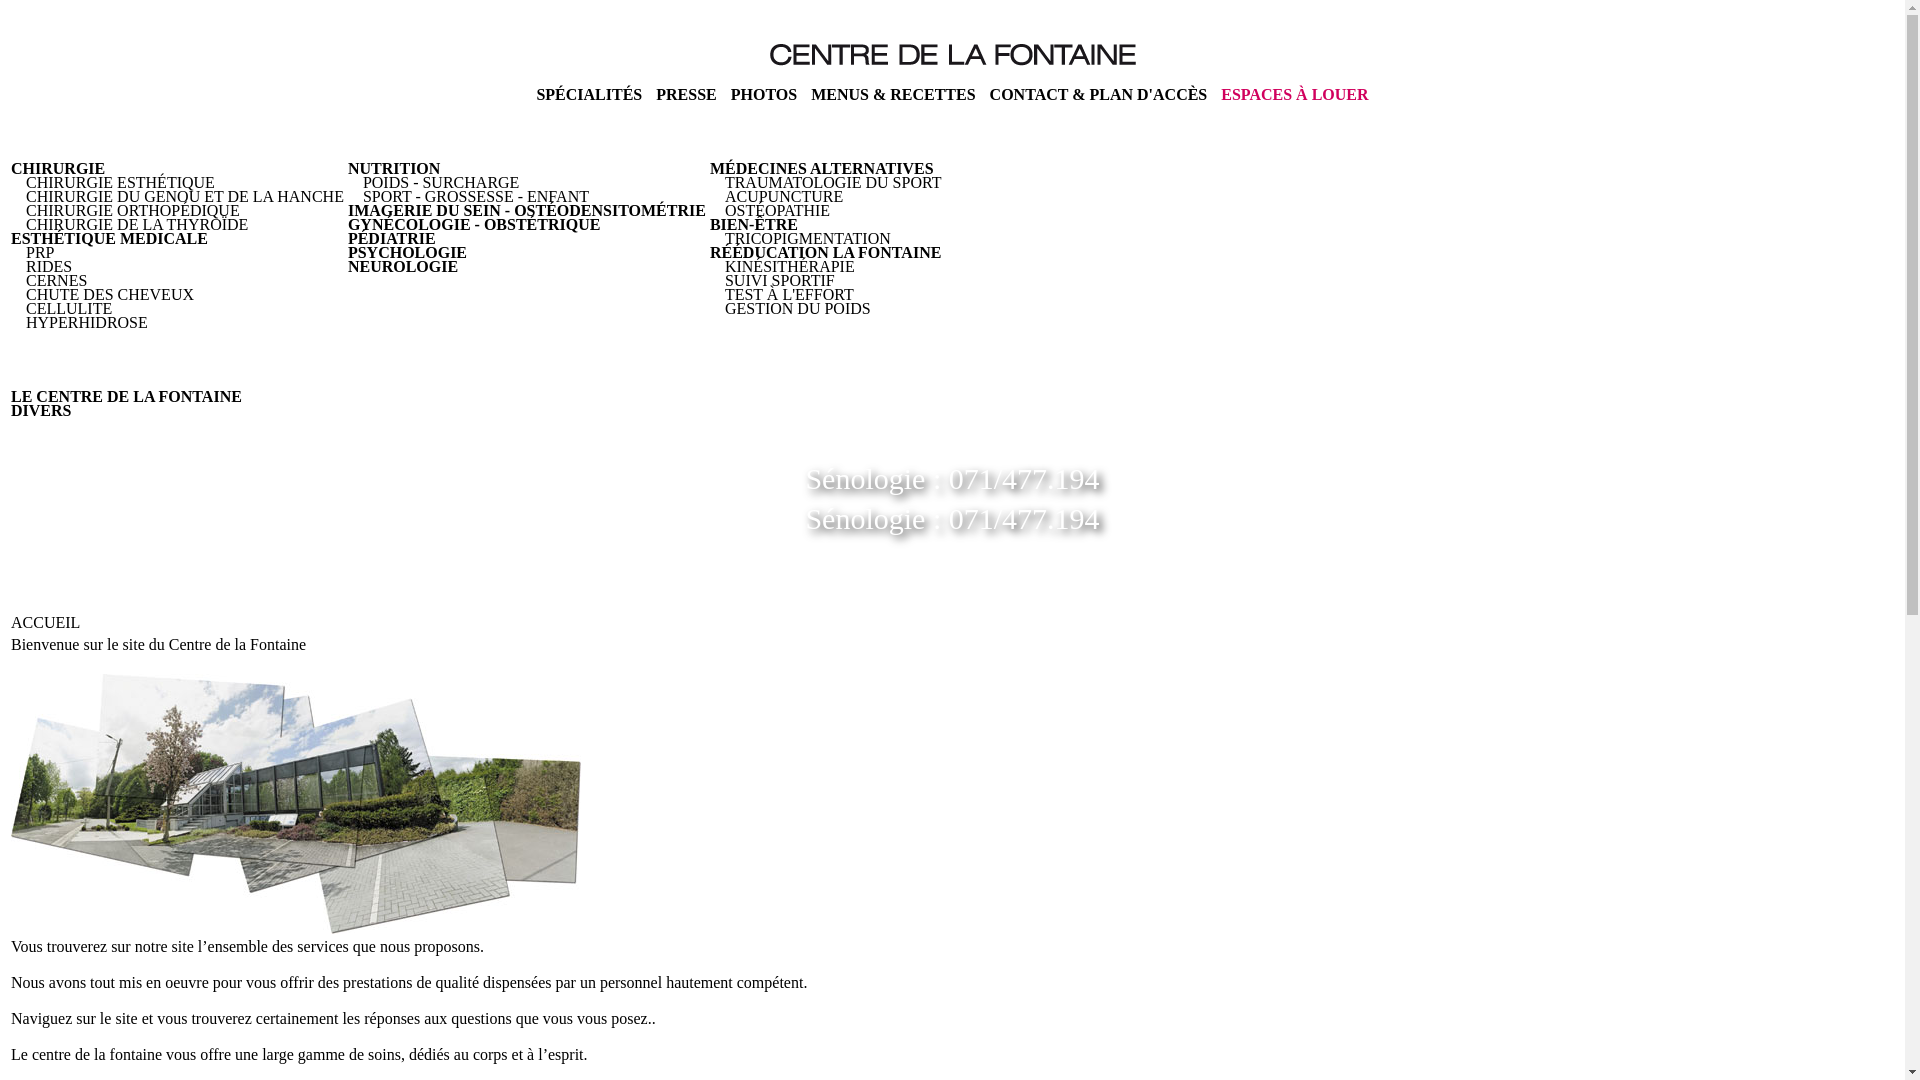  Describe the element at coordinates (39, 251) in the screenshot. I see `'PRP'` at that location.